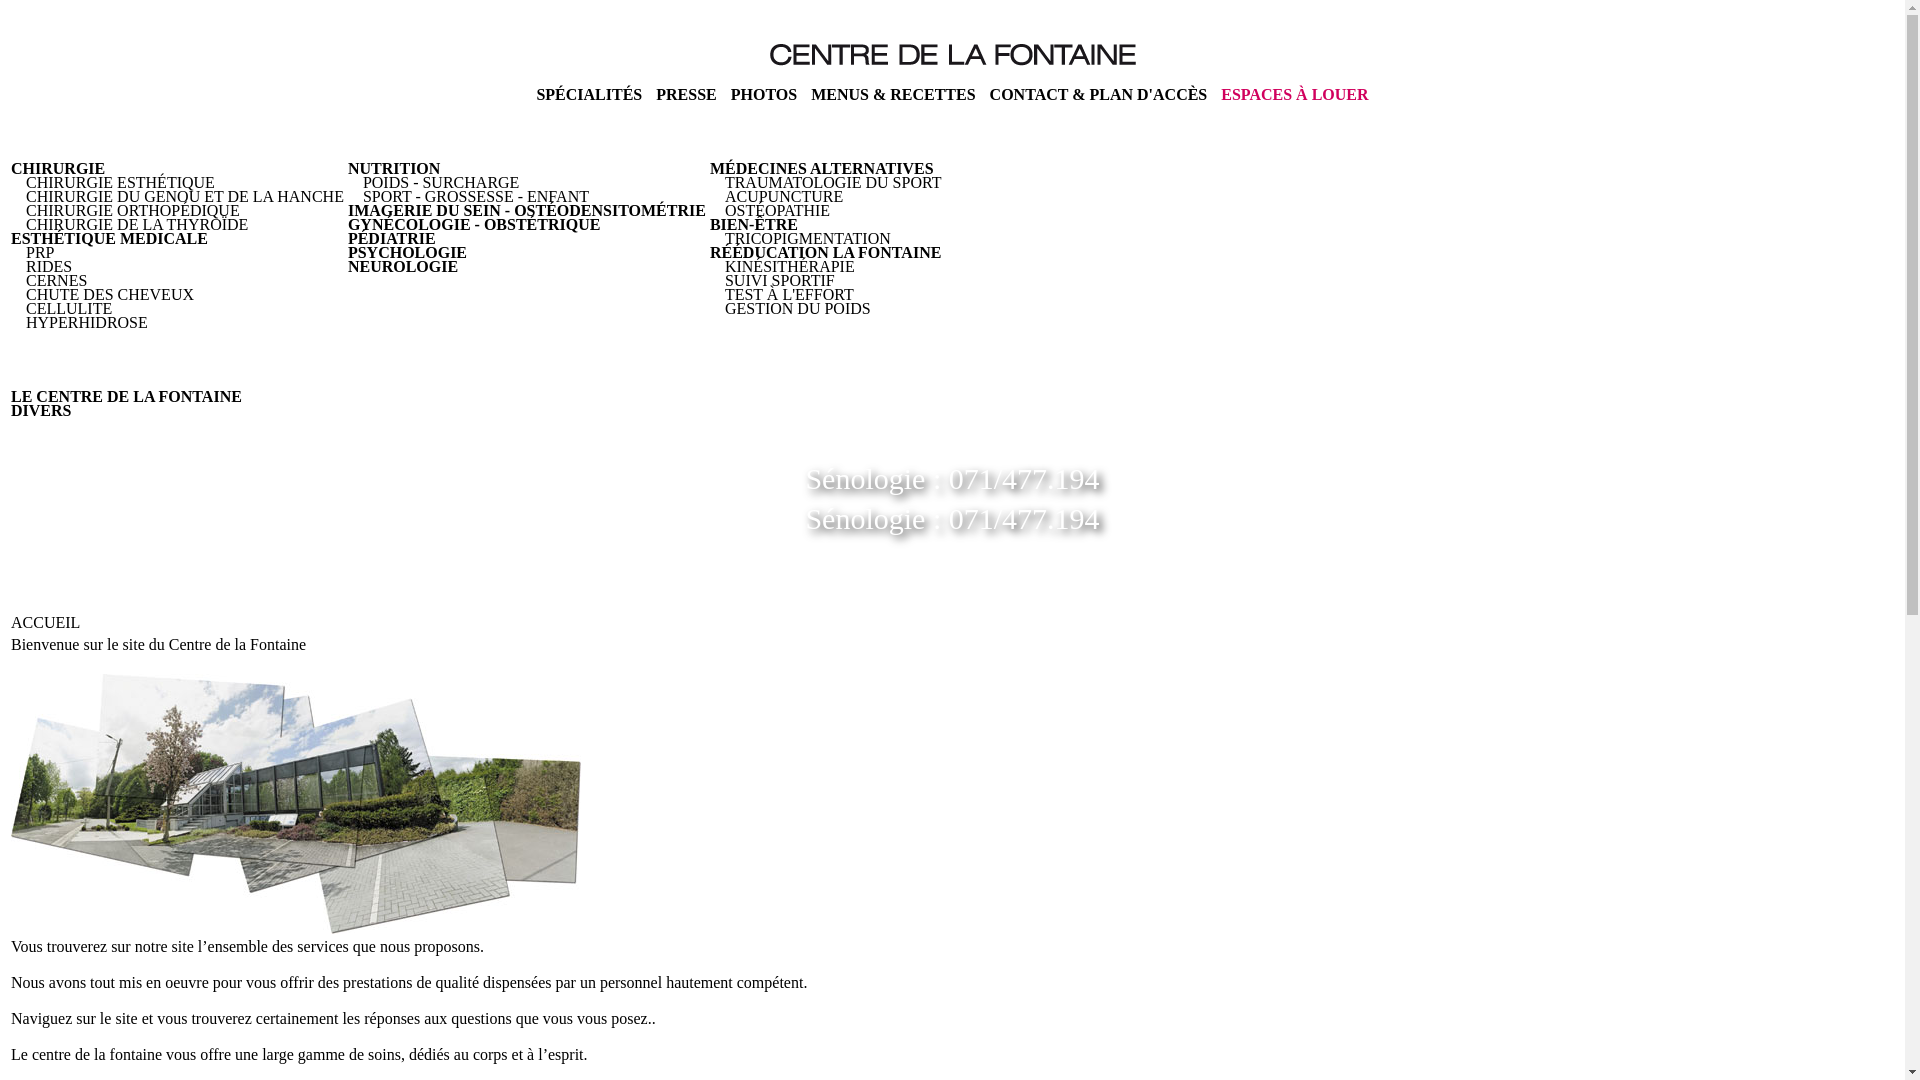  Describe the element at coordinates (39, 251) in the screenshot. I see `'PRP'` at that location.